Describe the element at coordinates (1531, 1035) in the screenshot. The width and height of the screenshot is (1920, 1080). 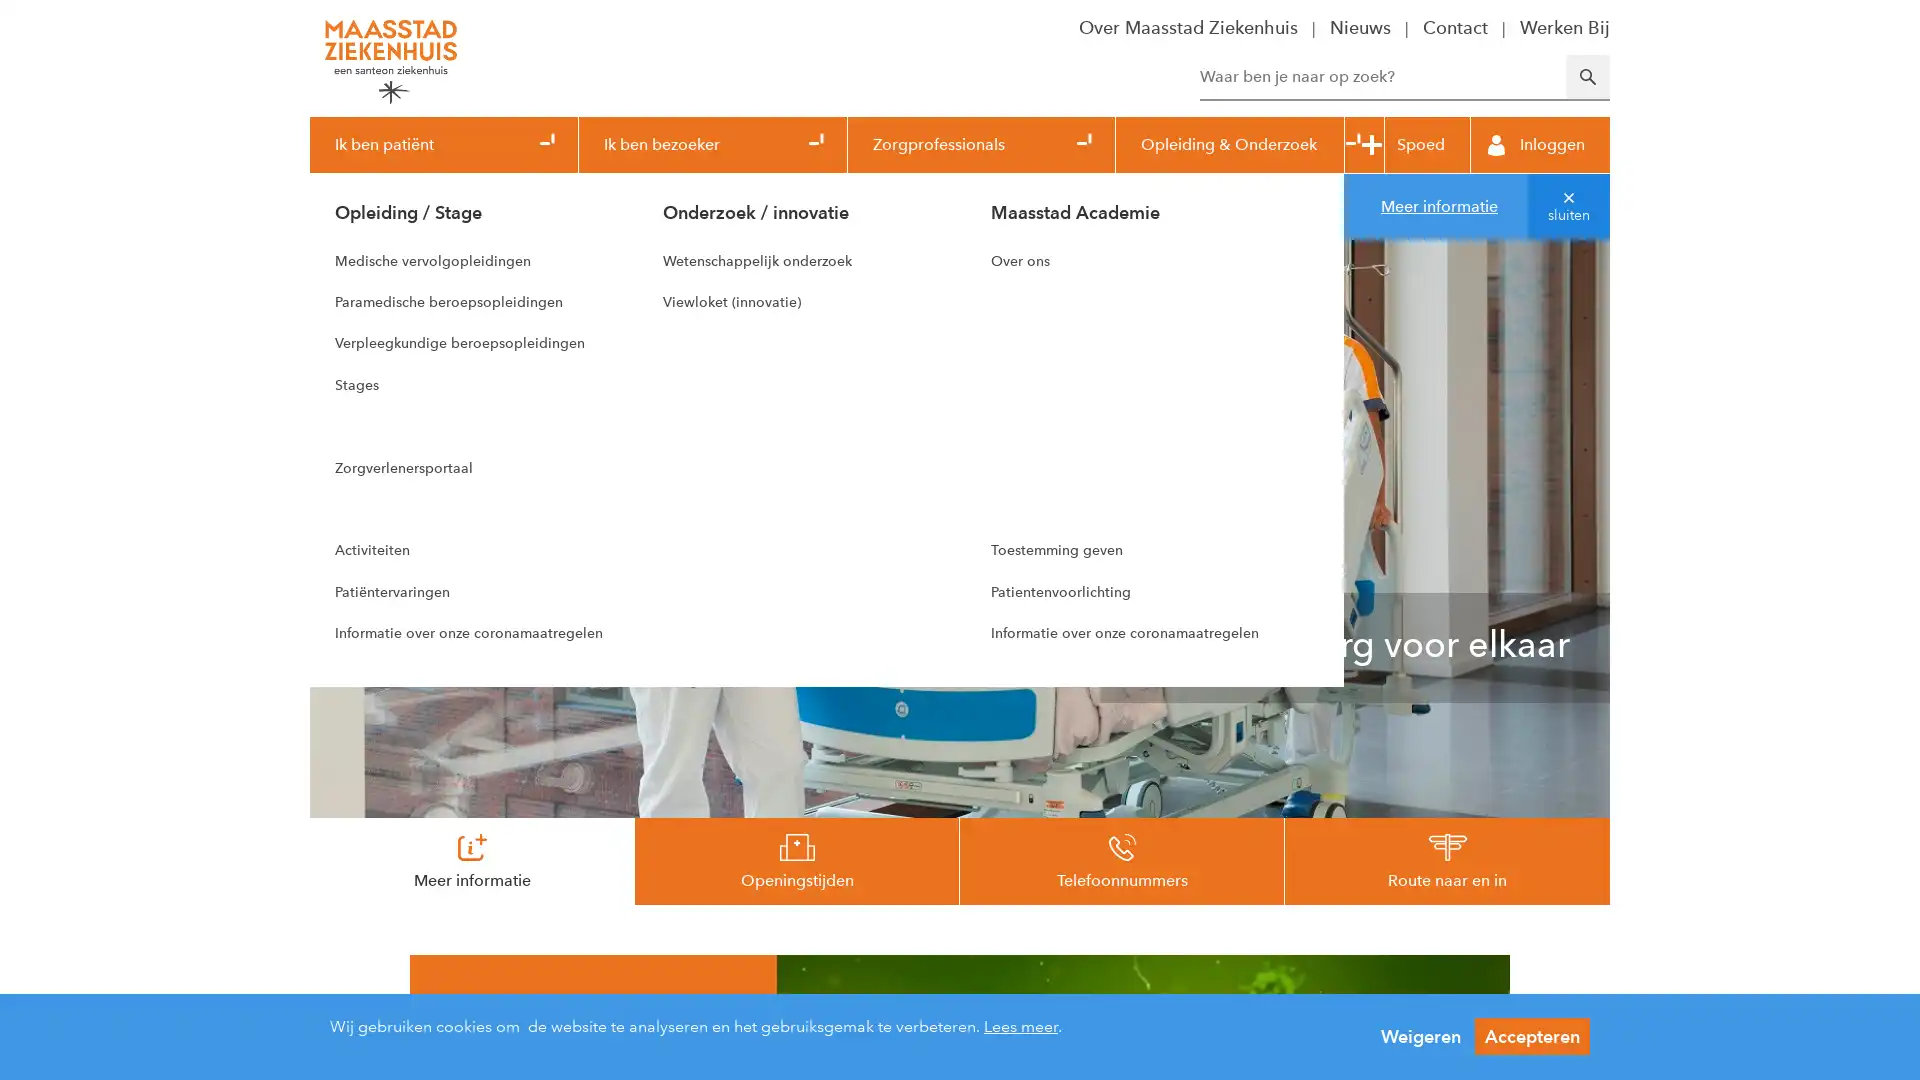
I see `Accepteren` at that location.